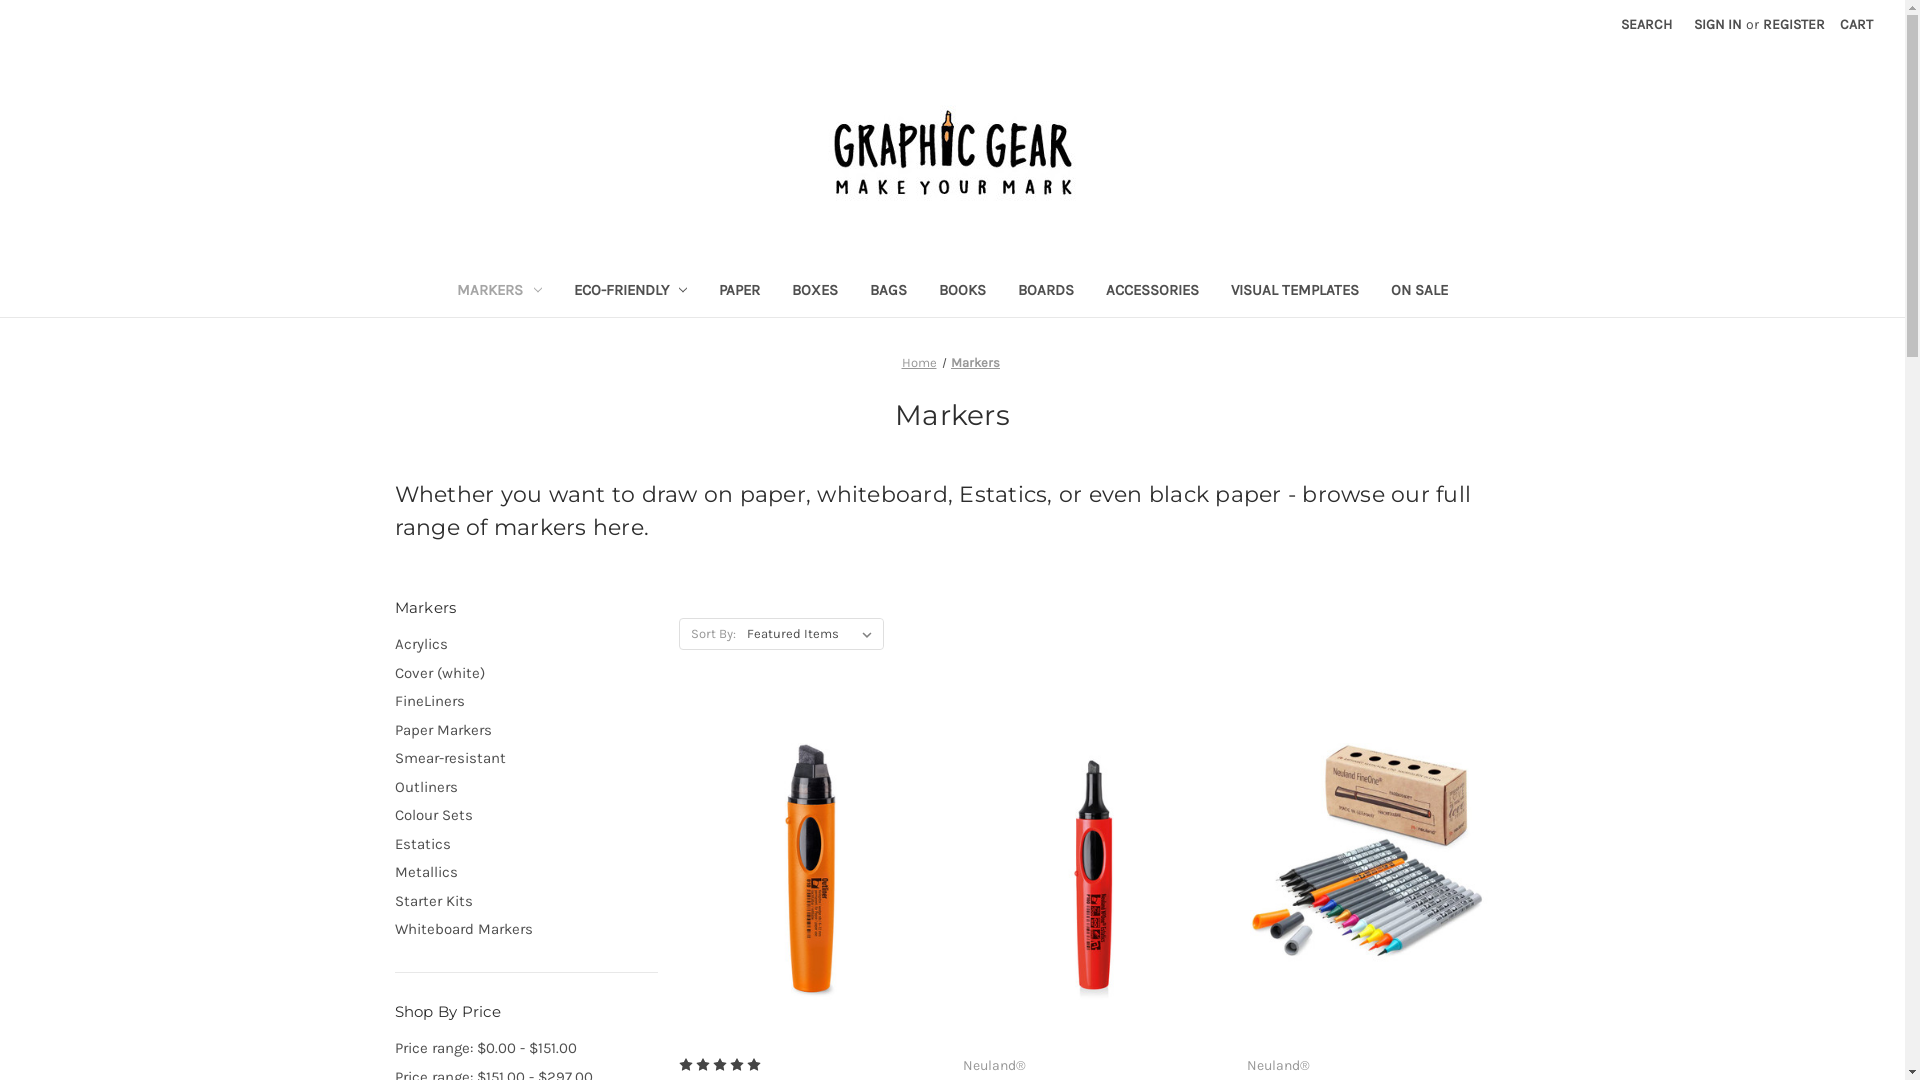  I want to click on 'Colour Sets', so click(393, 815).